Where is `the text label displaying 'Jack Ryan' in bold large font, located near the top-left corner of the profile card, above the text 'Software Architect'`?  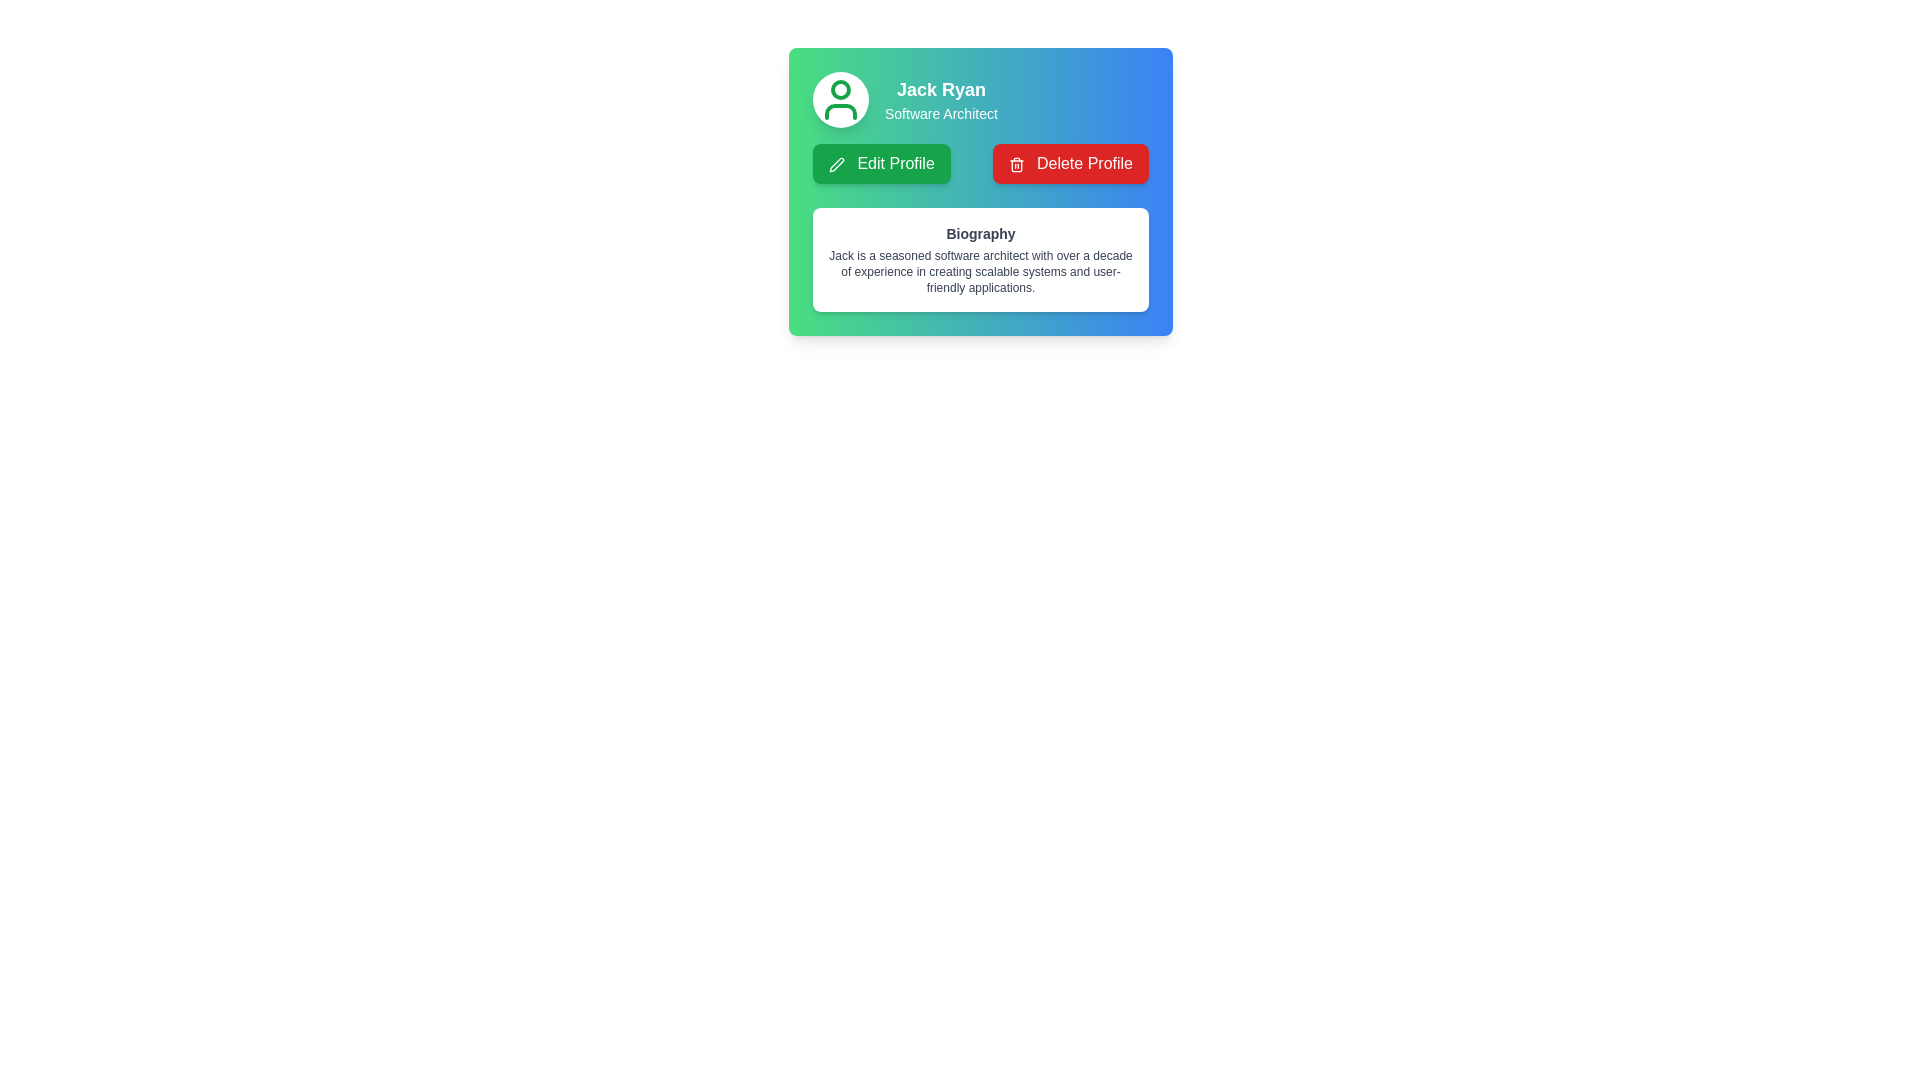
the text label displaying 'Jack Ryan' in bold large font, located near the top-left corner of the profile card, above the text 'Software Architect' is located at coordinates (940, 88).